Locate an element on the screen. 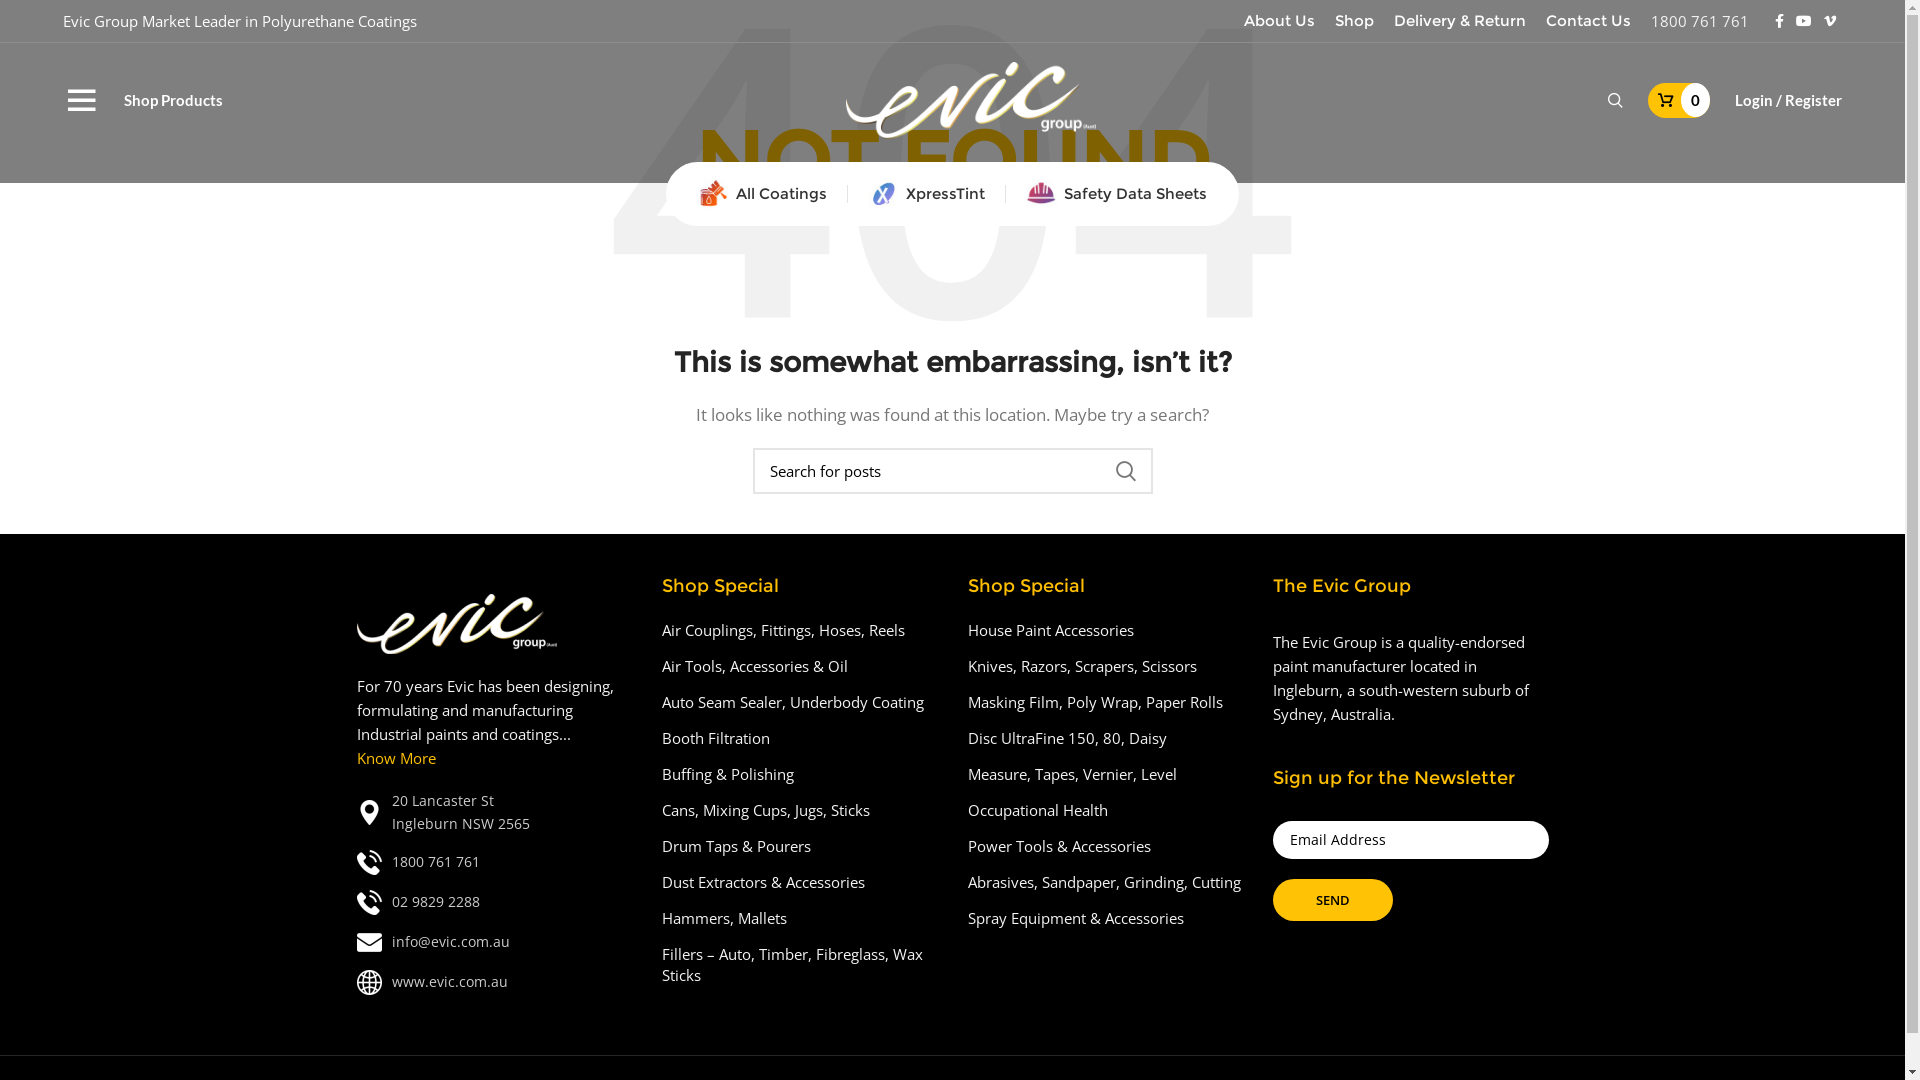  'Know More' is located at coordinates (395, 758).